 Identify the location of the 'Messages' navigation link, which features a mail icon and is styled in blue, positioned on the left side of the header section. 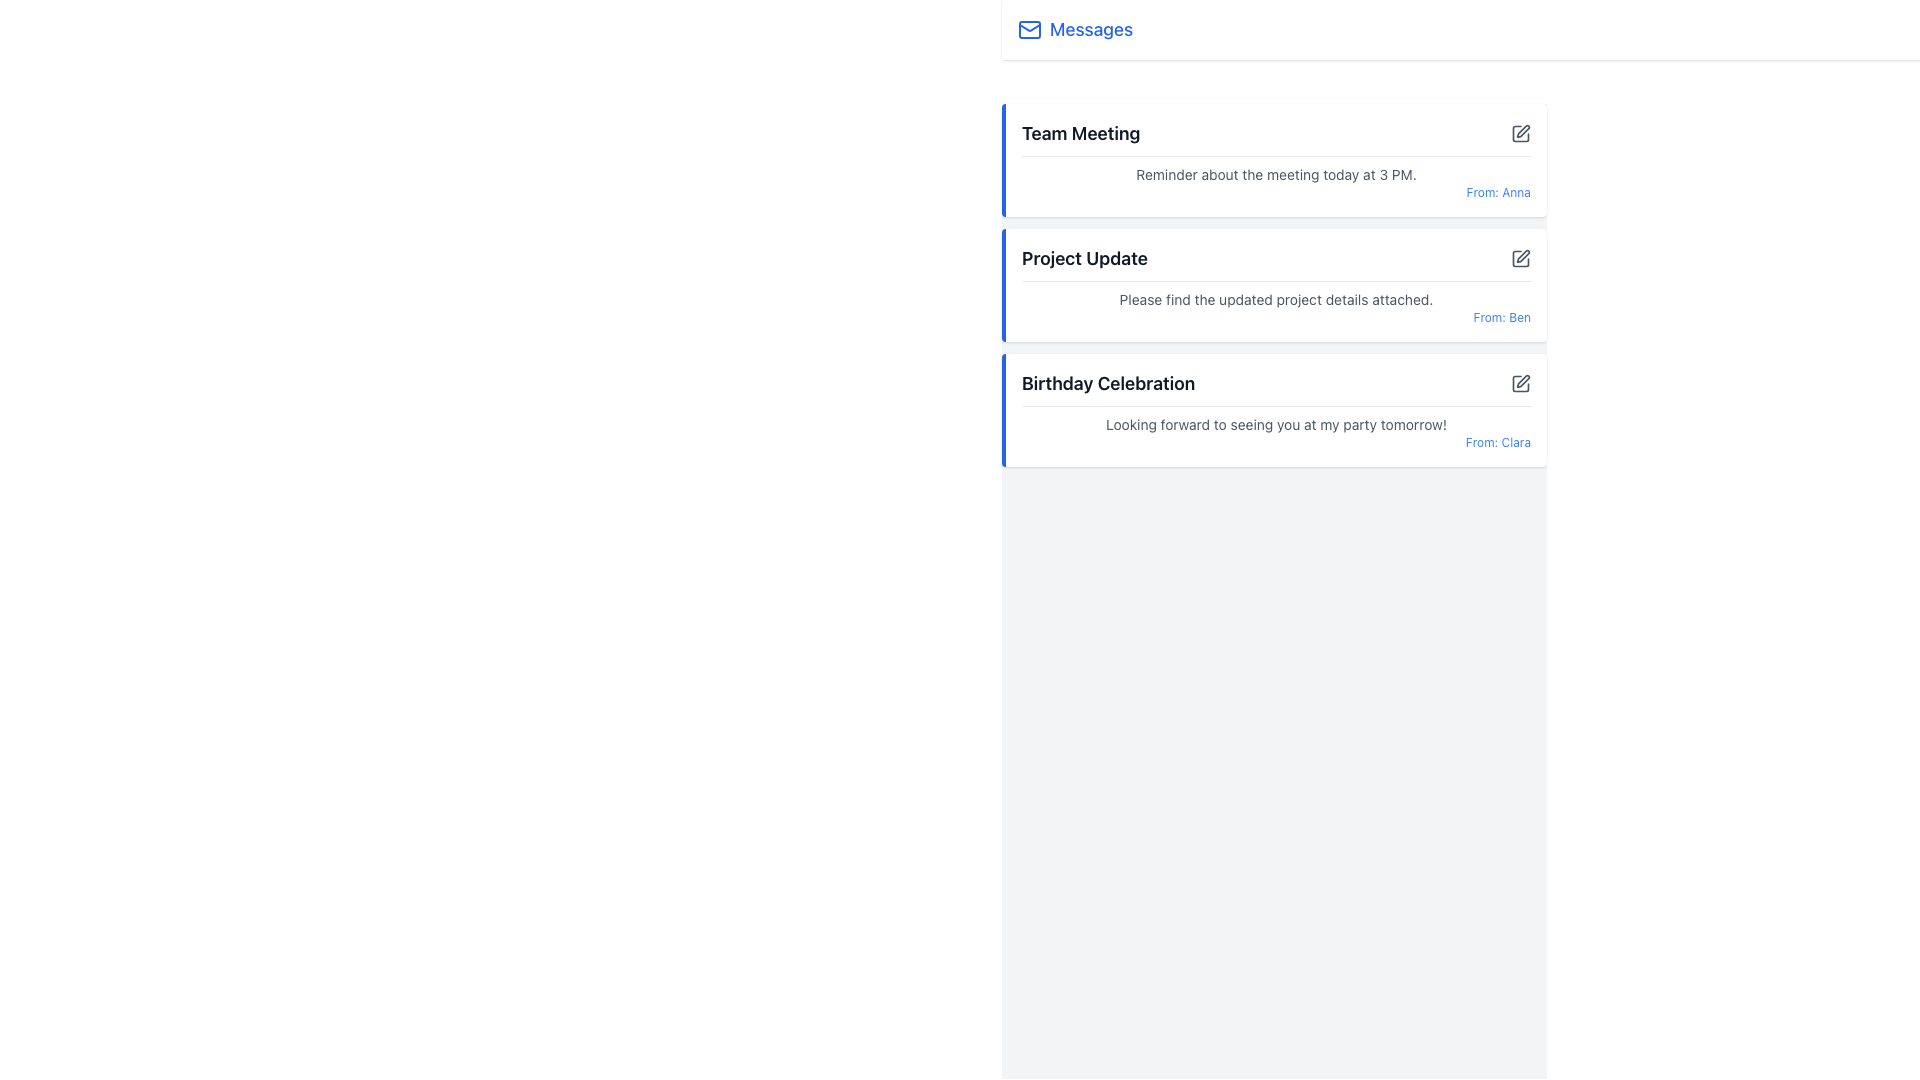
(1074, 30).